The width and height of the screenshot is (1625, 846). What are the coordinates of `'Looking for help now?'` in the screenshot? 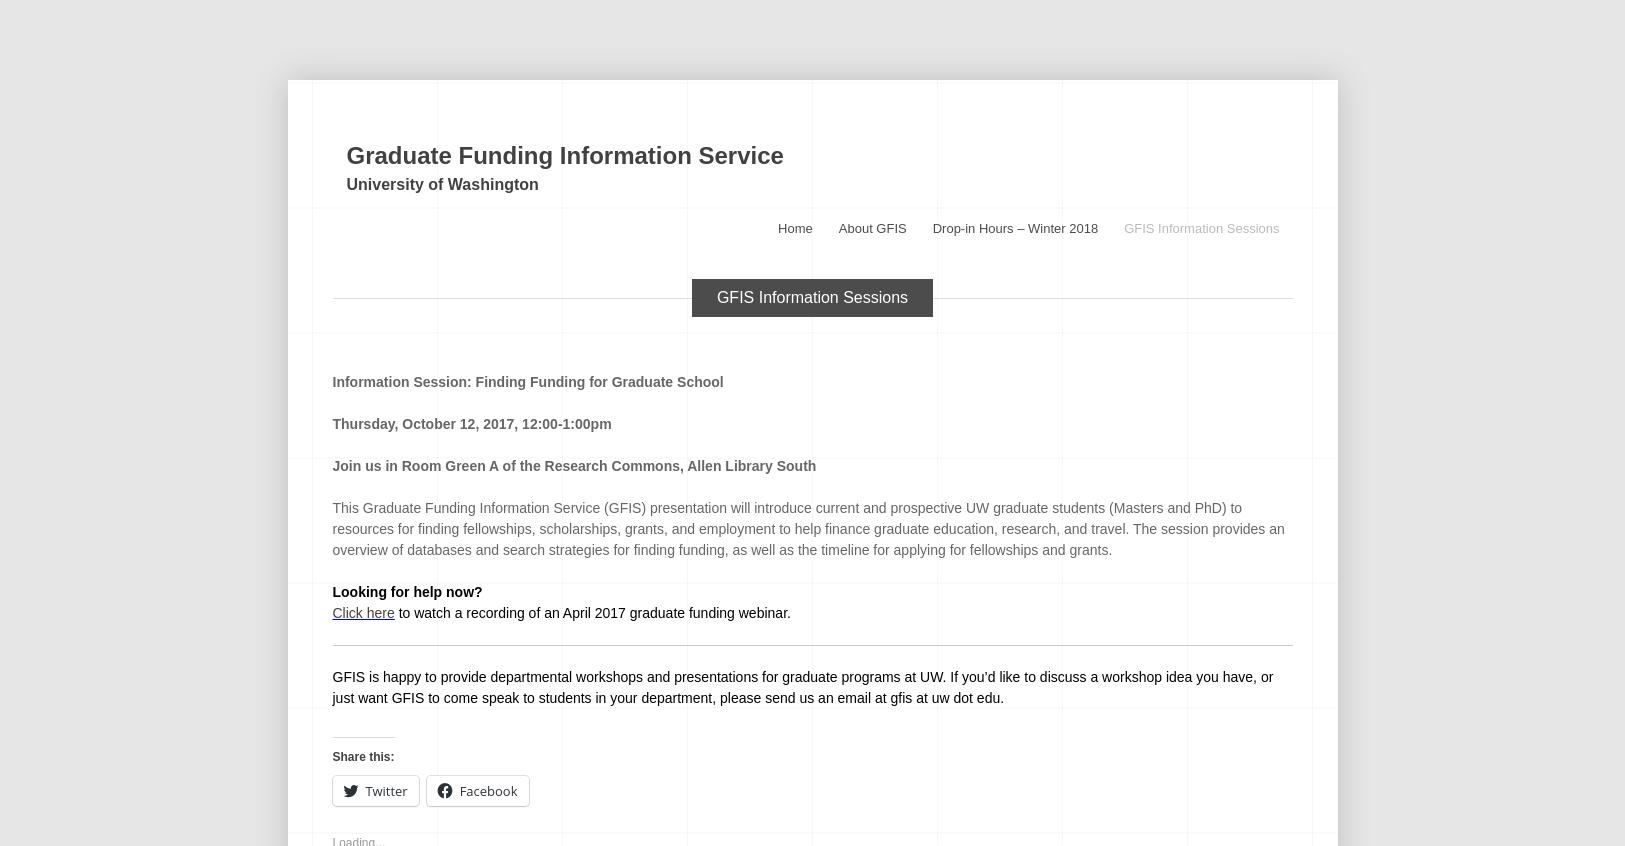 It's located at (406, 591).